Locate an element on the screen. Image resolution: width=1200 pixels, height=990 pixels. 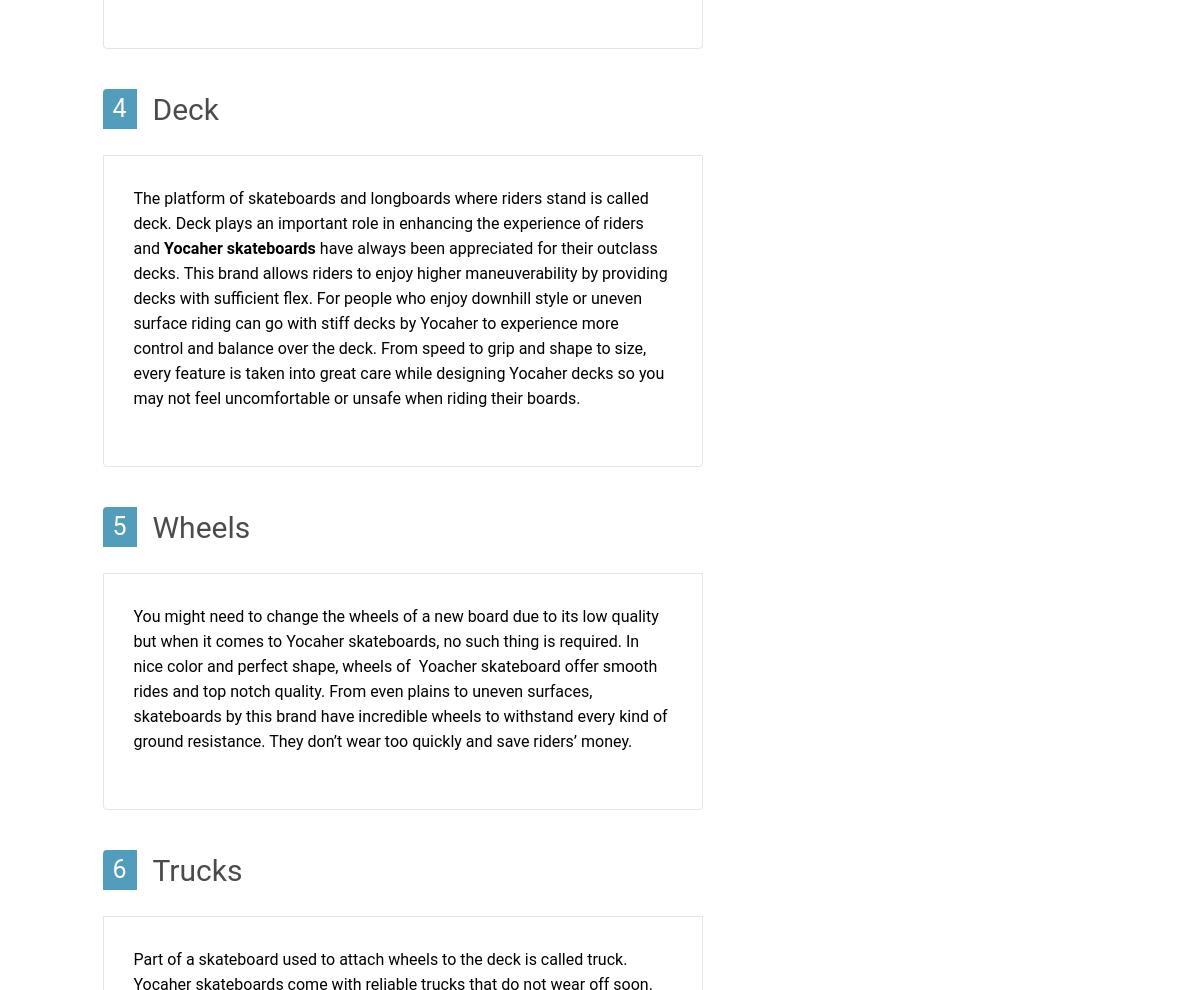
'have always been appreciated for their outclass decks. This brand allows riders to enjoy higher maneuverability by providing decks with sufficient flex. For people who enjoy downhill style or uneven surface riding can go with stiff decks by Yocaher to experience more control and balance over the deck. From speed to grip and shape to size, every feature is taken into great care while designing Yocaher decks so you may not feel uncomfortable or unsafe when riding their boards.' is located at coordinates (399, 322).